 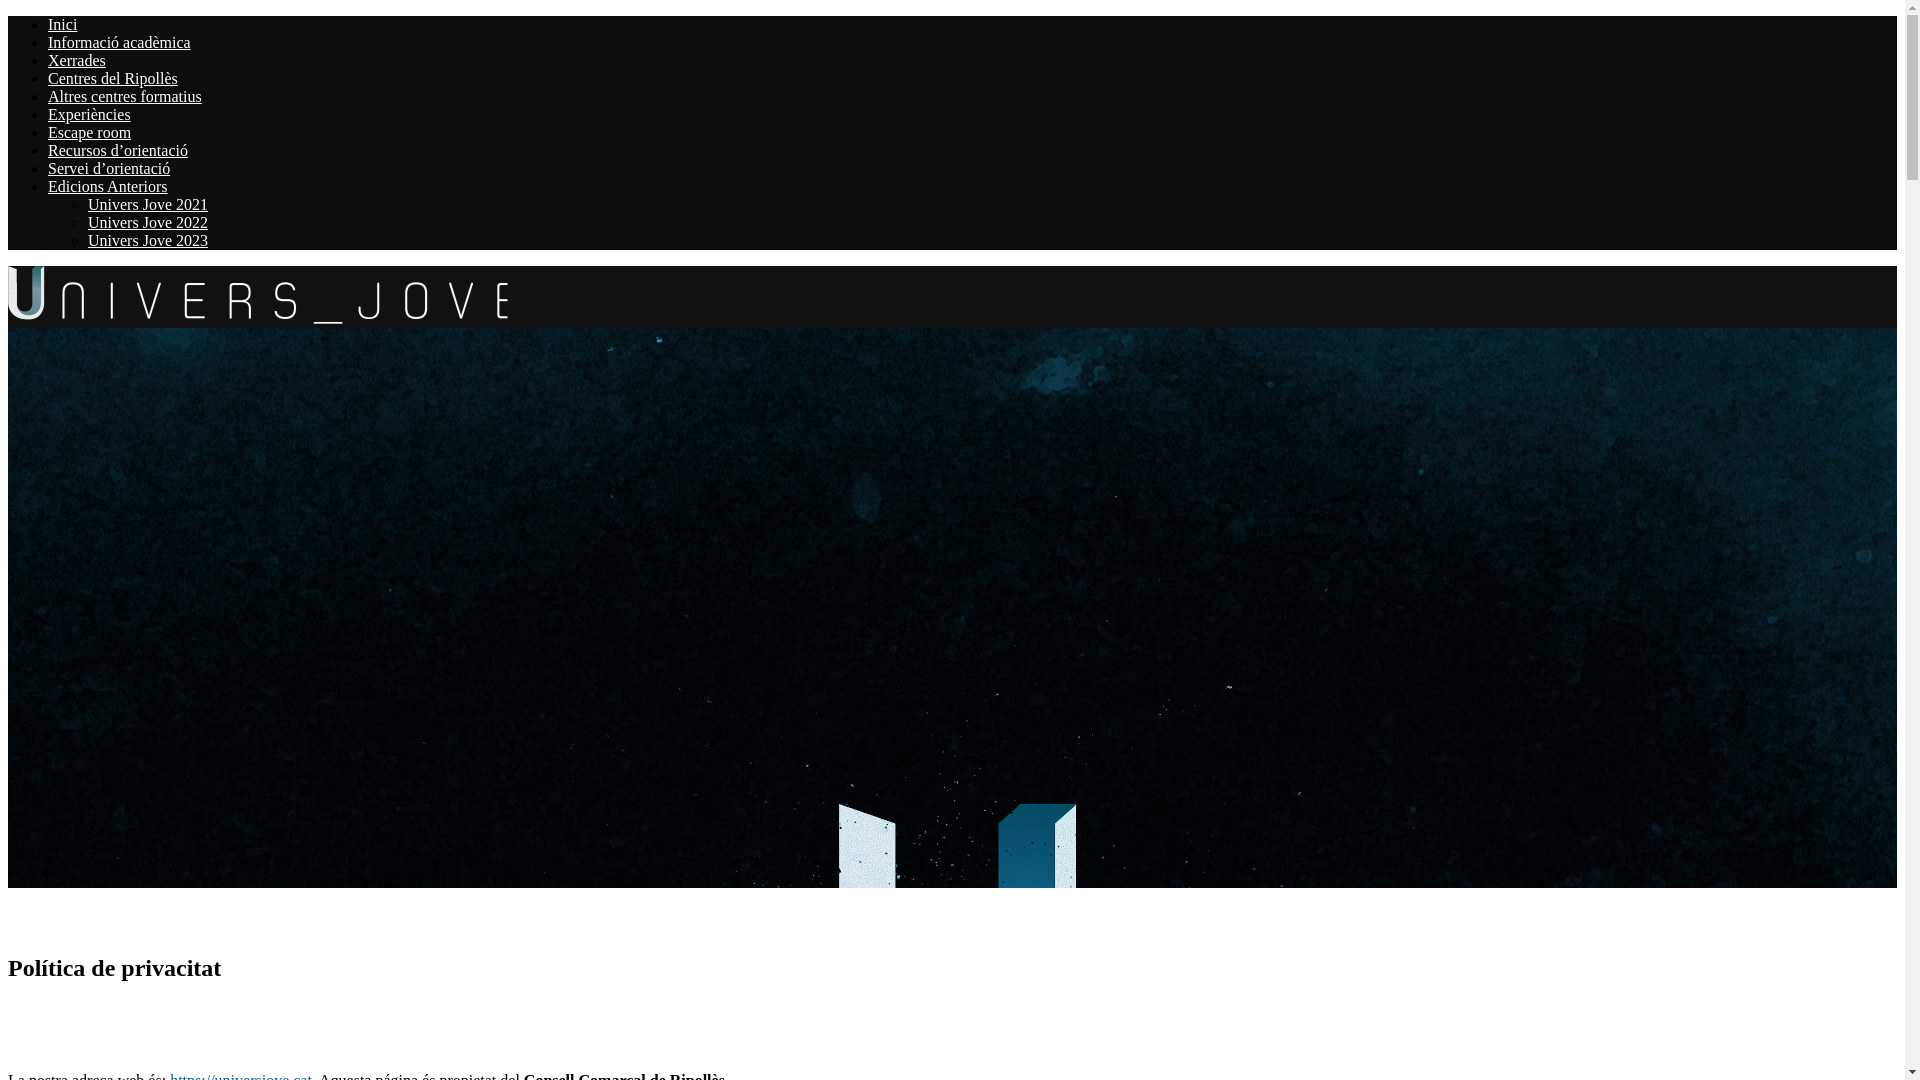 What do you see at coordinates (106, 186) in the screenshot?
I see `'Edicions Anteriors'` at bounding box center [106, 186].